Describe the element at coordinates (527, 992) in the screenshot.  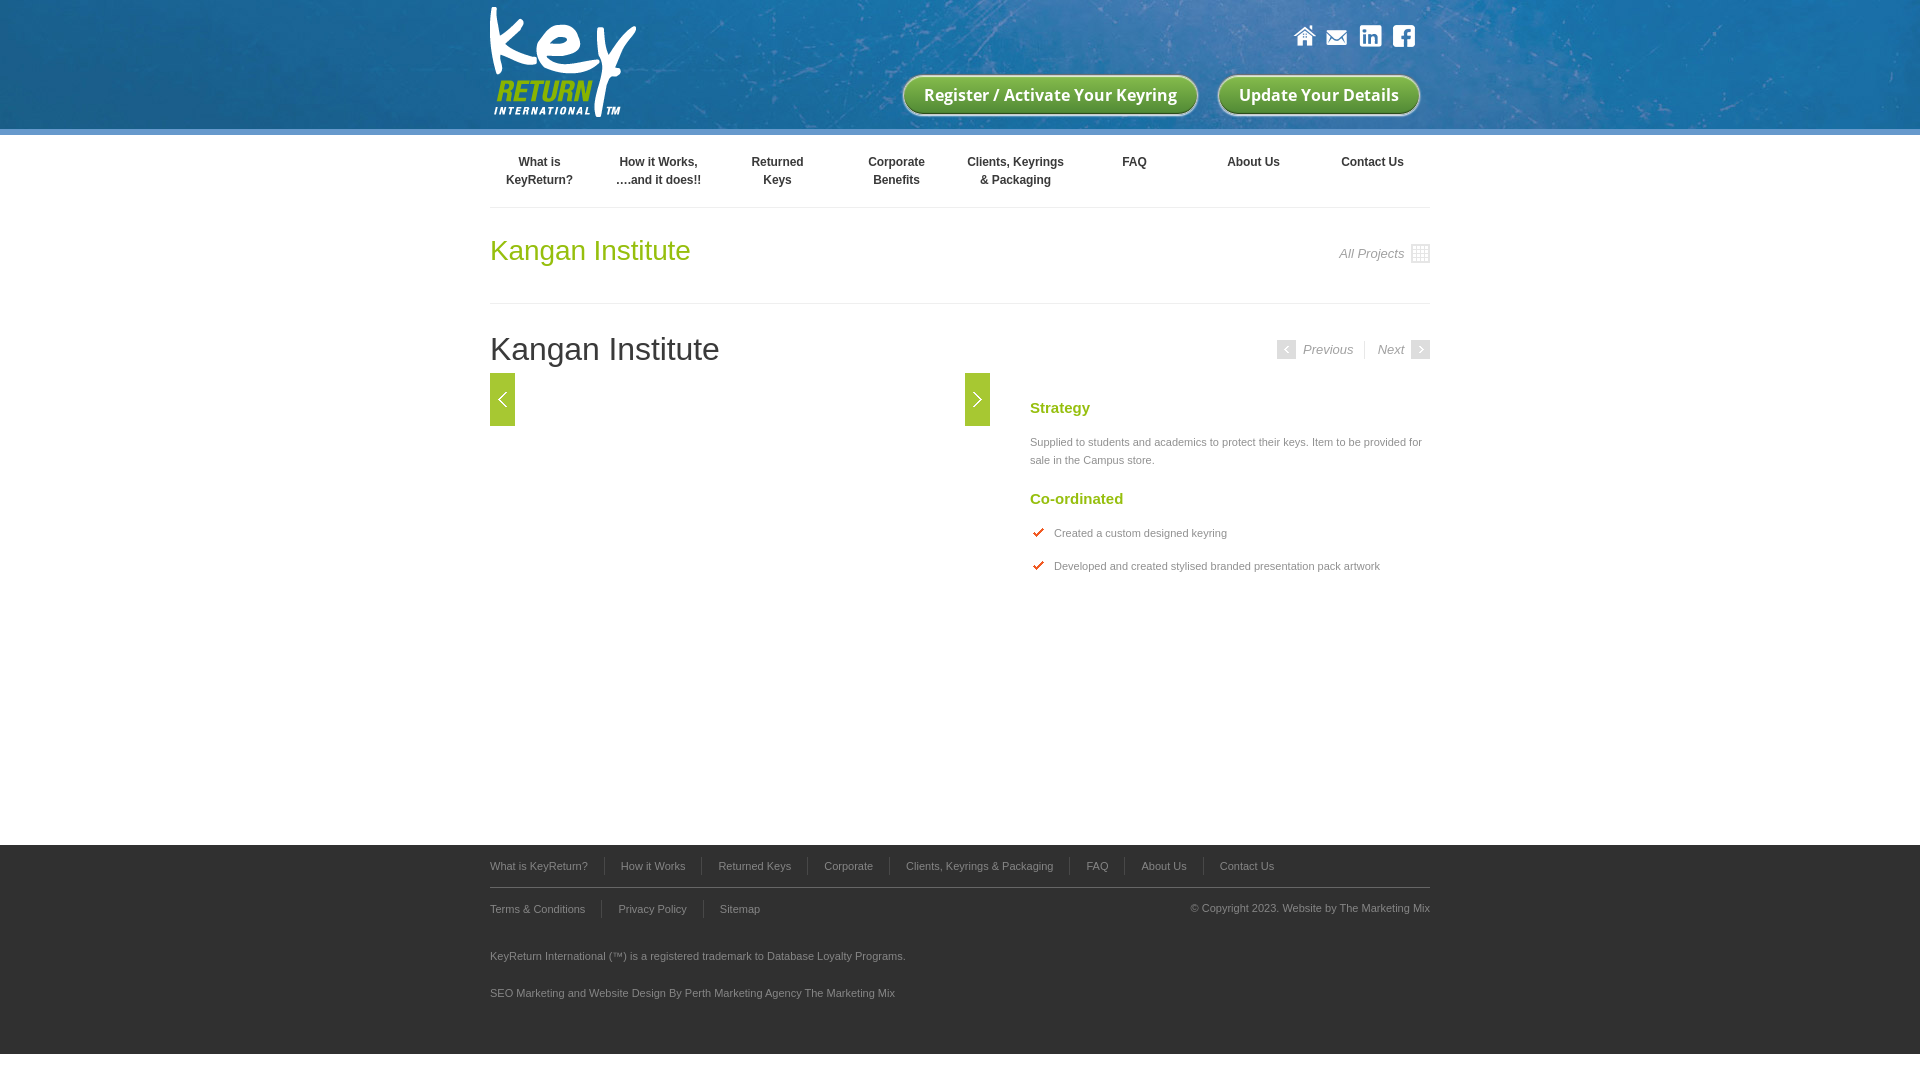
I see `'SEO Marketing'` at that location.